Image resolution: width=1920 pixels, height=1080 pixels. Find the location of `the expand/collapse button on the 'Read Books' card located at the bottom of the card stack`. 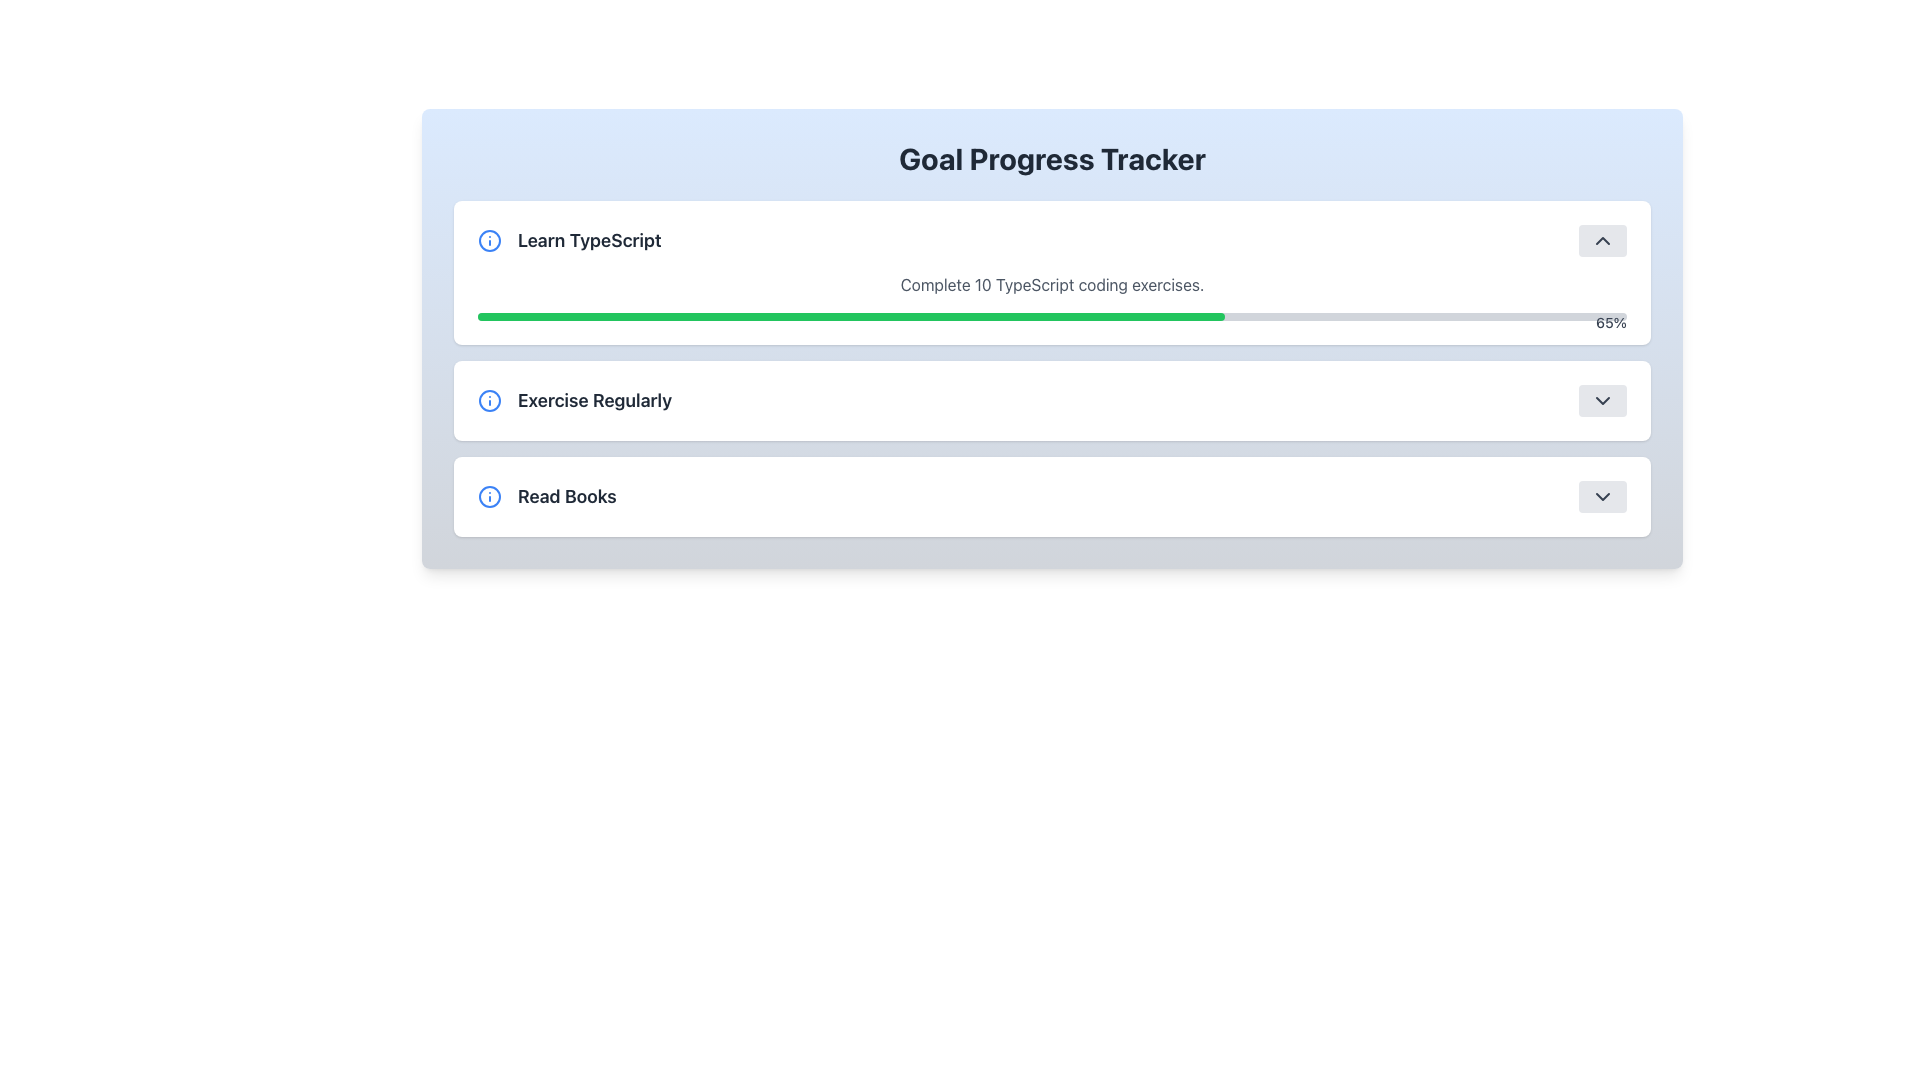

the expand/collapse button on the 'Read Books' card located at the bottom of the card stack is located at coordinates (1051, 496).